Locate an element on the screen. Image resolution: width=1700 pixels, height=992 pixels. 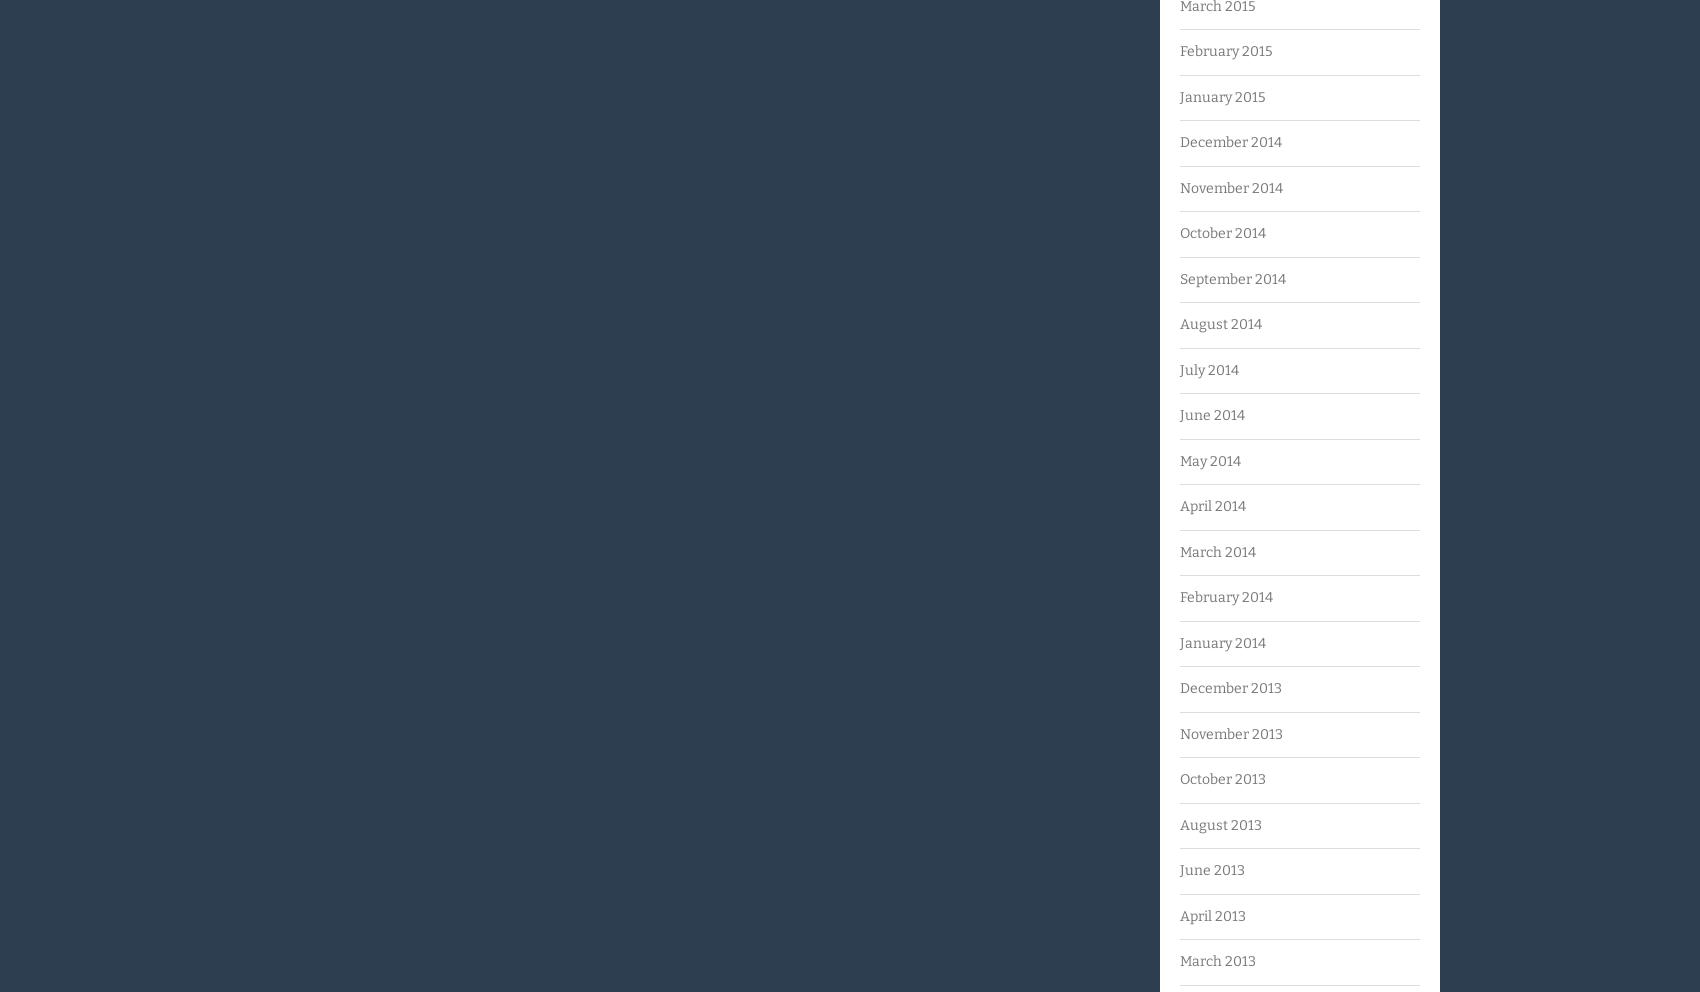
'June 2013' is located at coordinates (1178, 870).